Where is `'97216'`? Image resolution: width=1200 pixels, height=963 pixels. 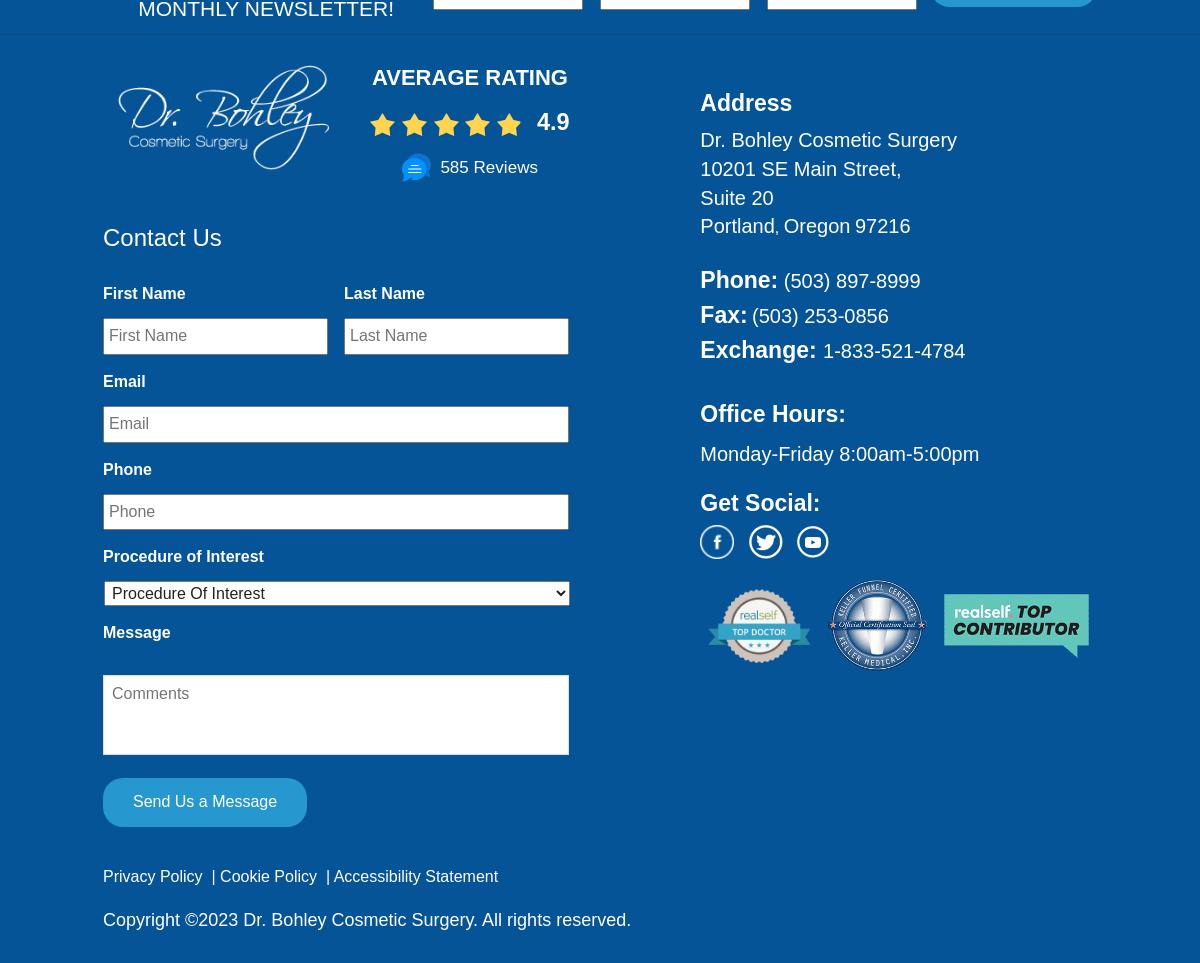 '97216' is located at coordinates (881, 226).